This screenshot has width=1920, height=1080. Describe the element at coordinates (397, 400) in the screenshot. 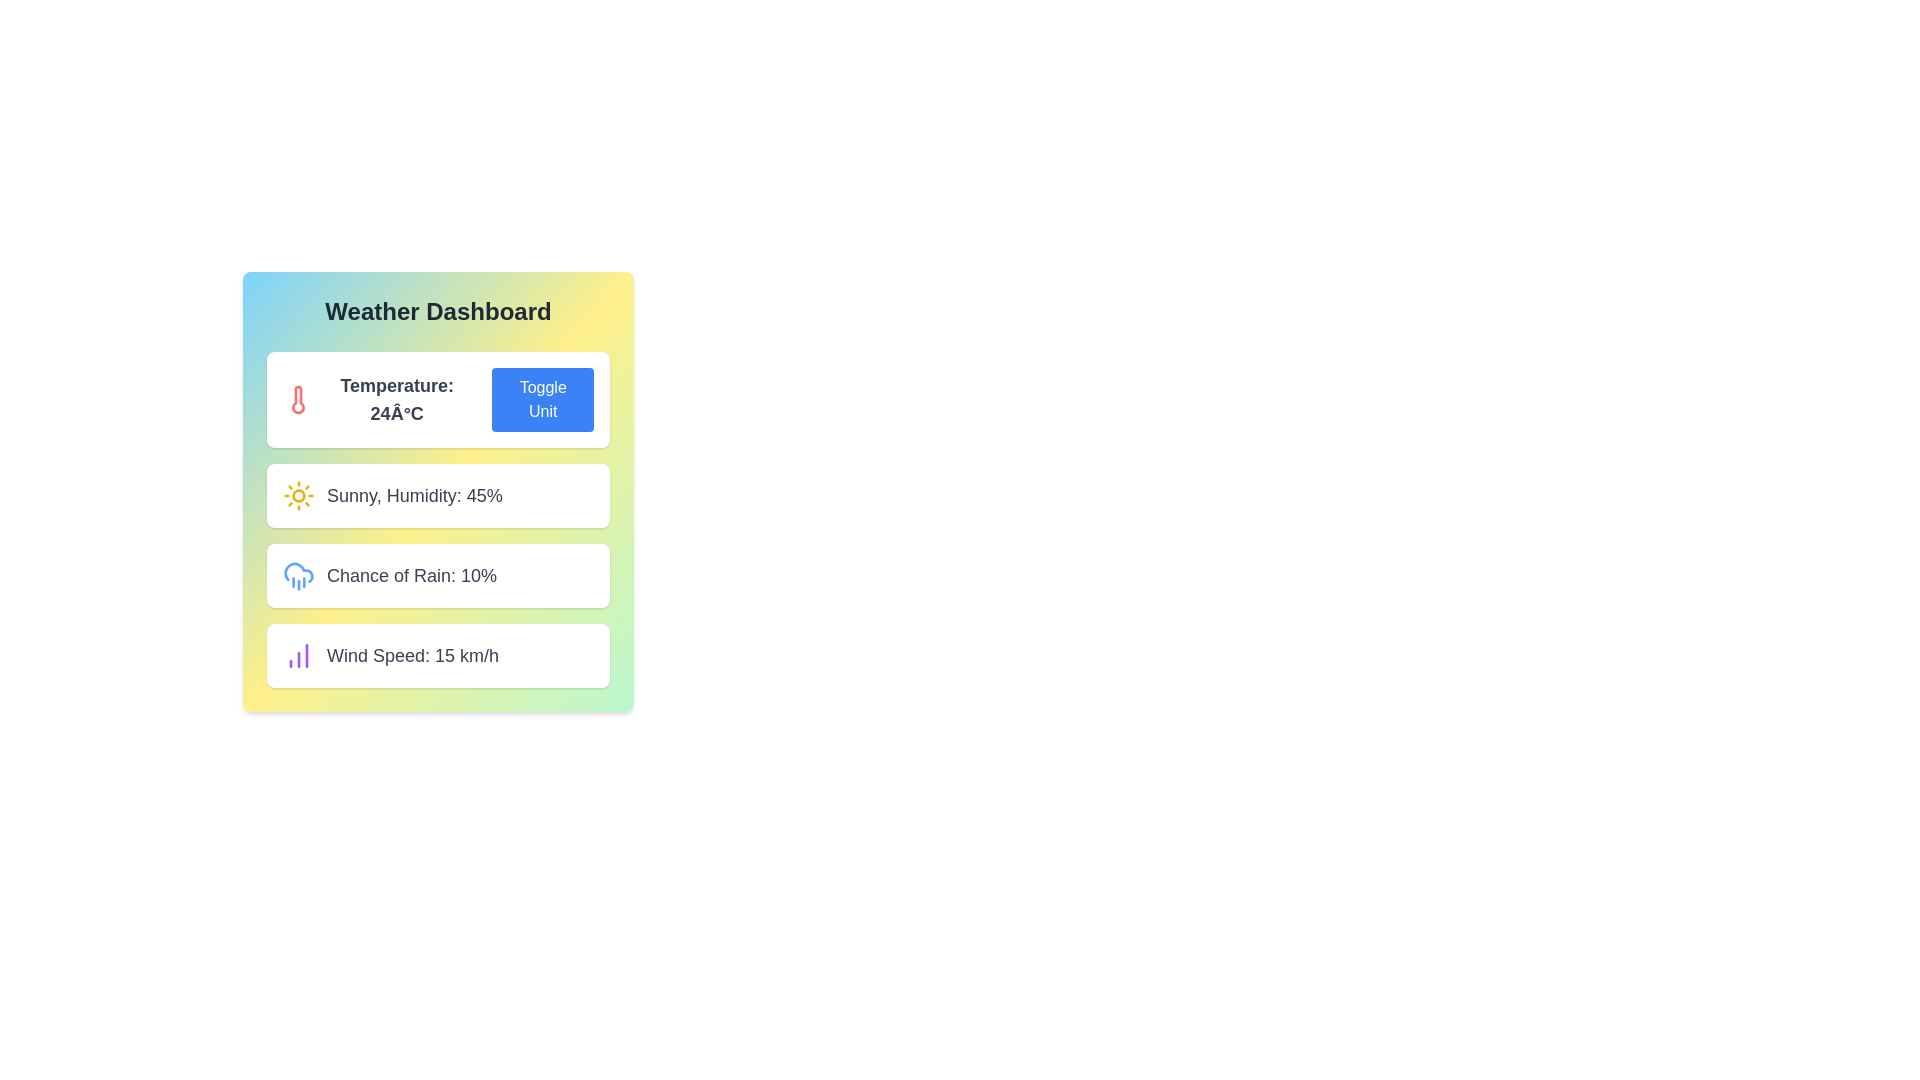

I see `the informational Text label displaying the temperature in Celsius, located between a red thermometer icon and a blue button labeled 'Toggle Unit' on the weather dashboard` at that location.